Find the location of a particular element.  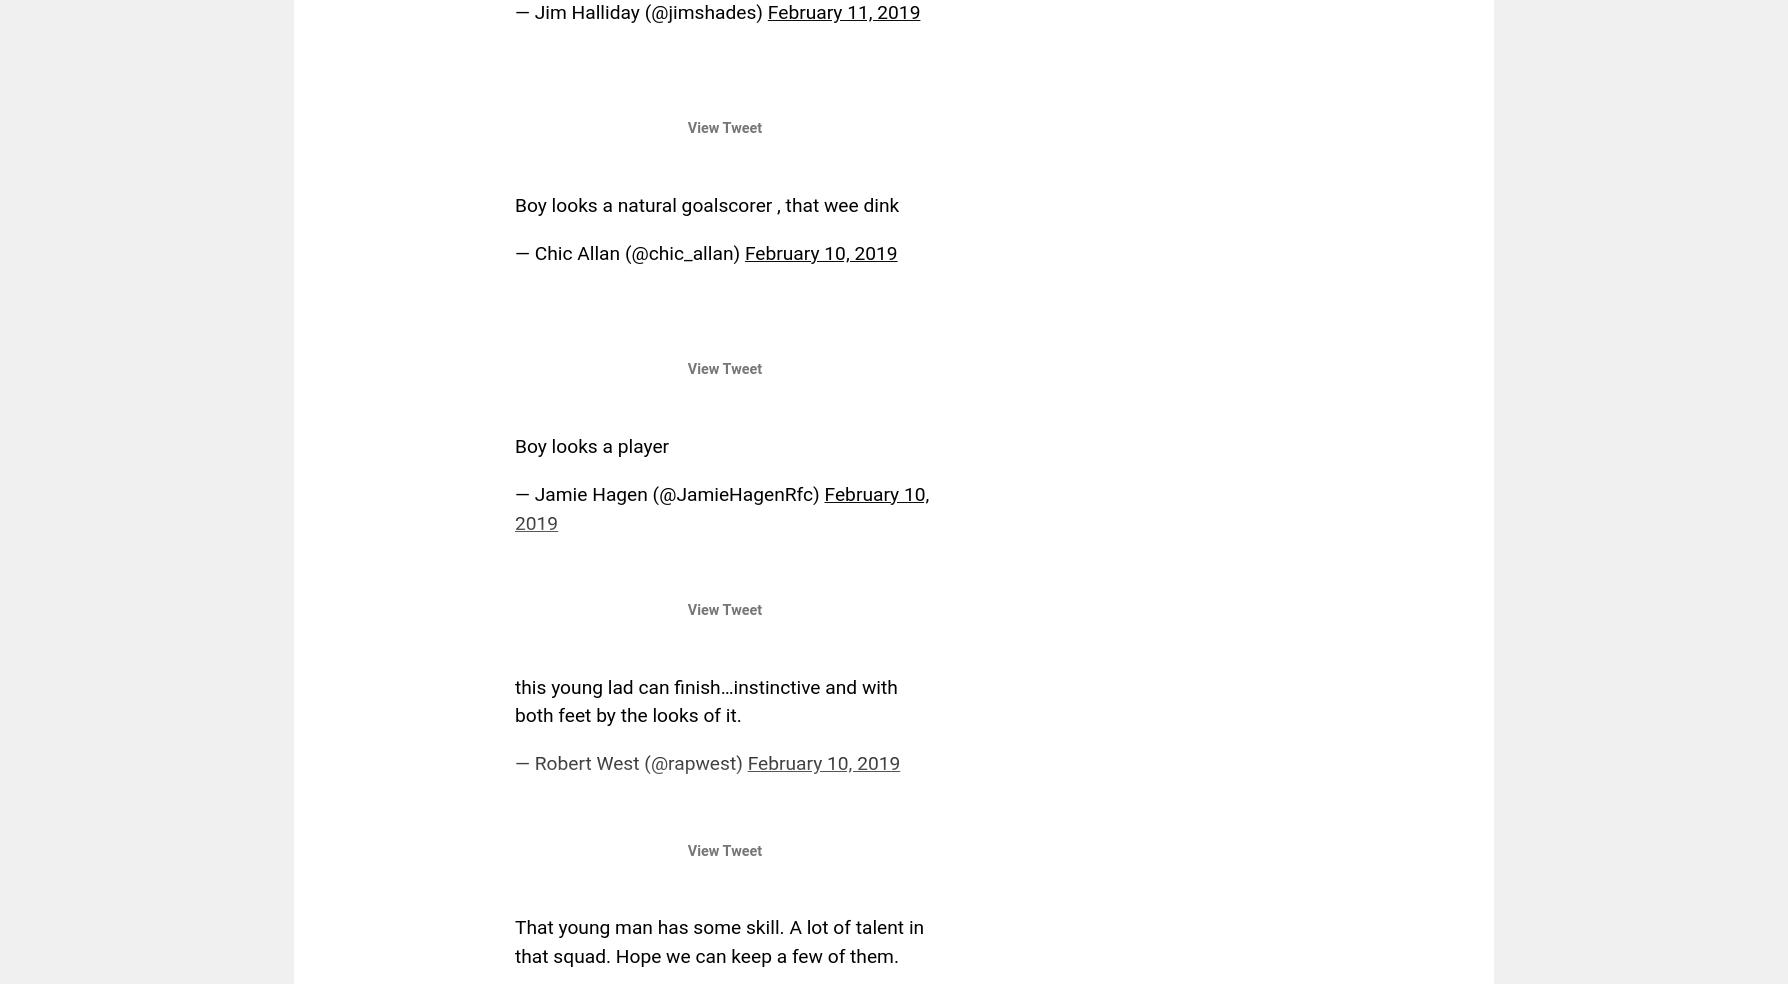

'Boy looks a player' is located at coordinates (592, 445).